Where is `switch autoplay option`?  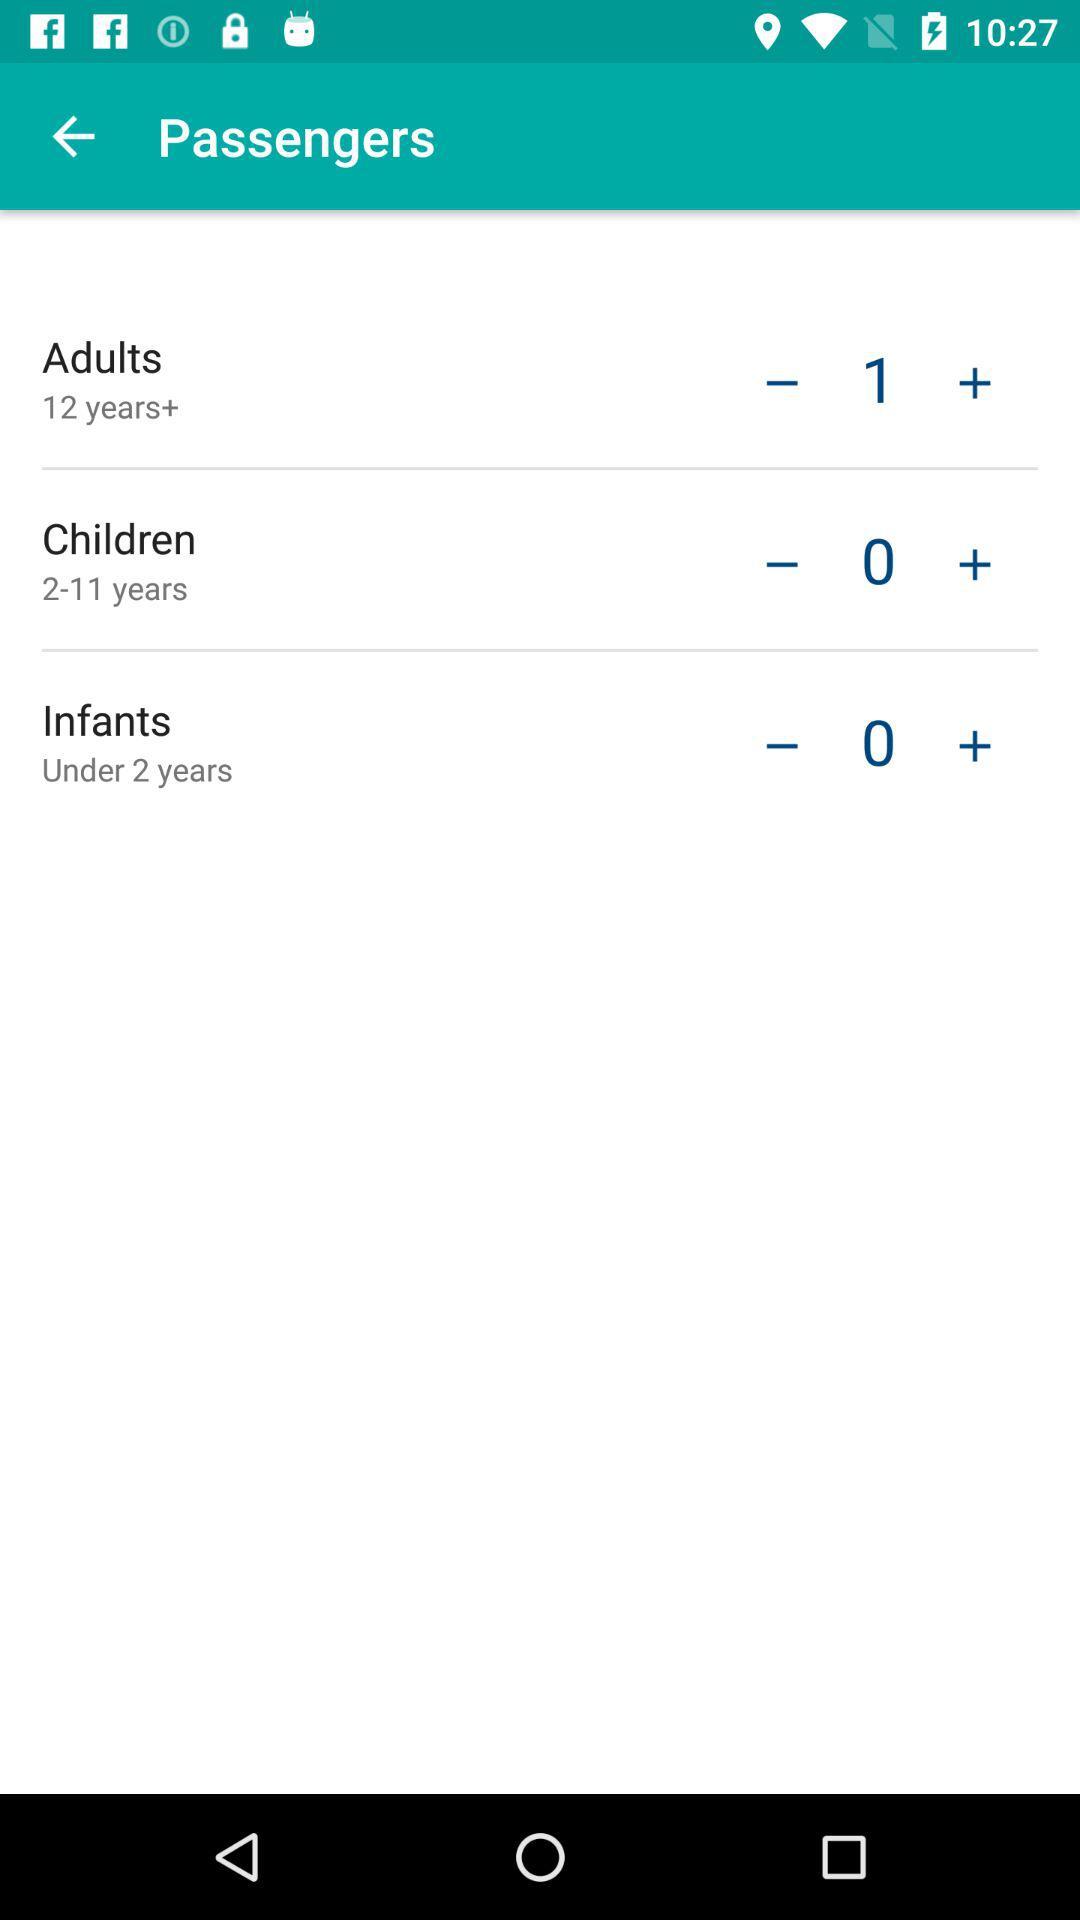
switch autoplay option is located at coordinates (974, 380).